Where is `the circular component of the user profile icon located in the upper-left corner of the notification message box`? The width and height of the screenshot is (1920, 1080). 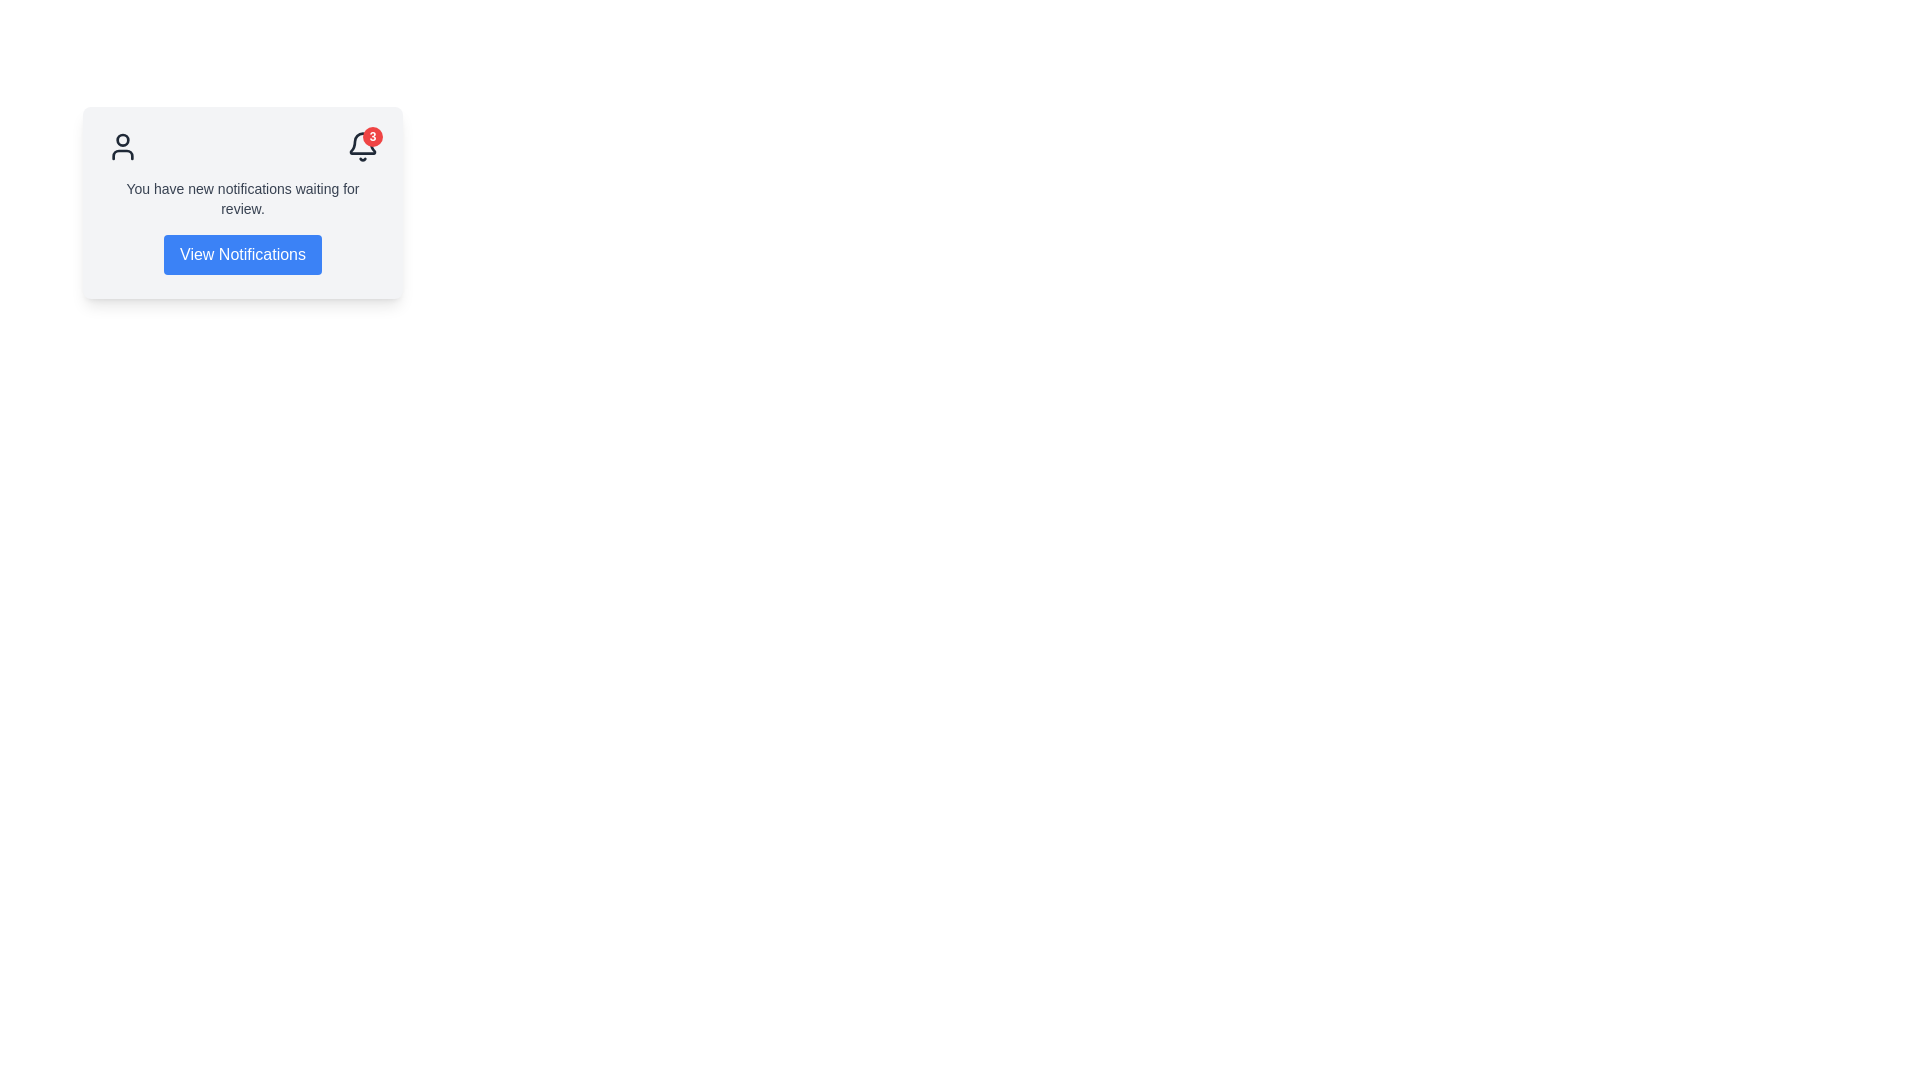
the circular component of the user profile icon located in the upper-left corner of the notification message box is located at coordinates (122, 139).